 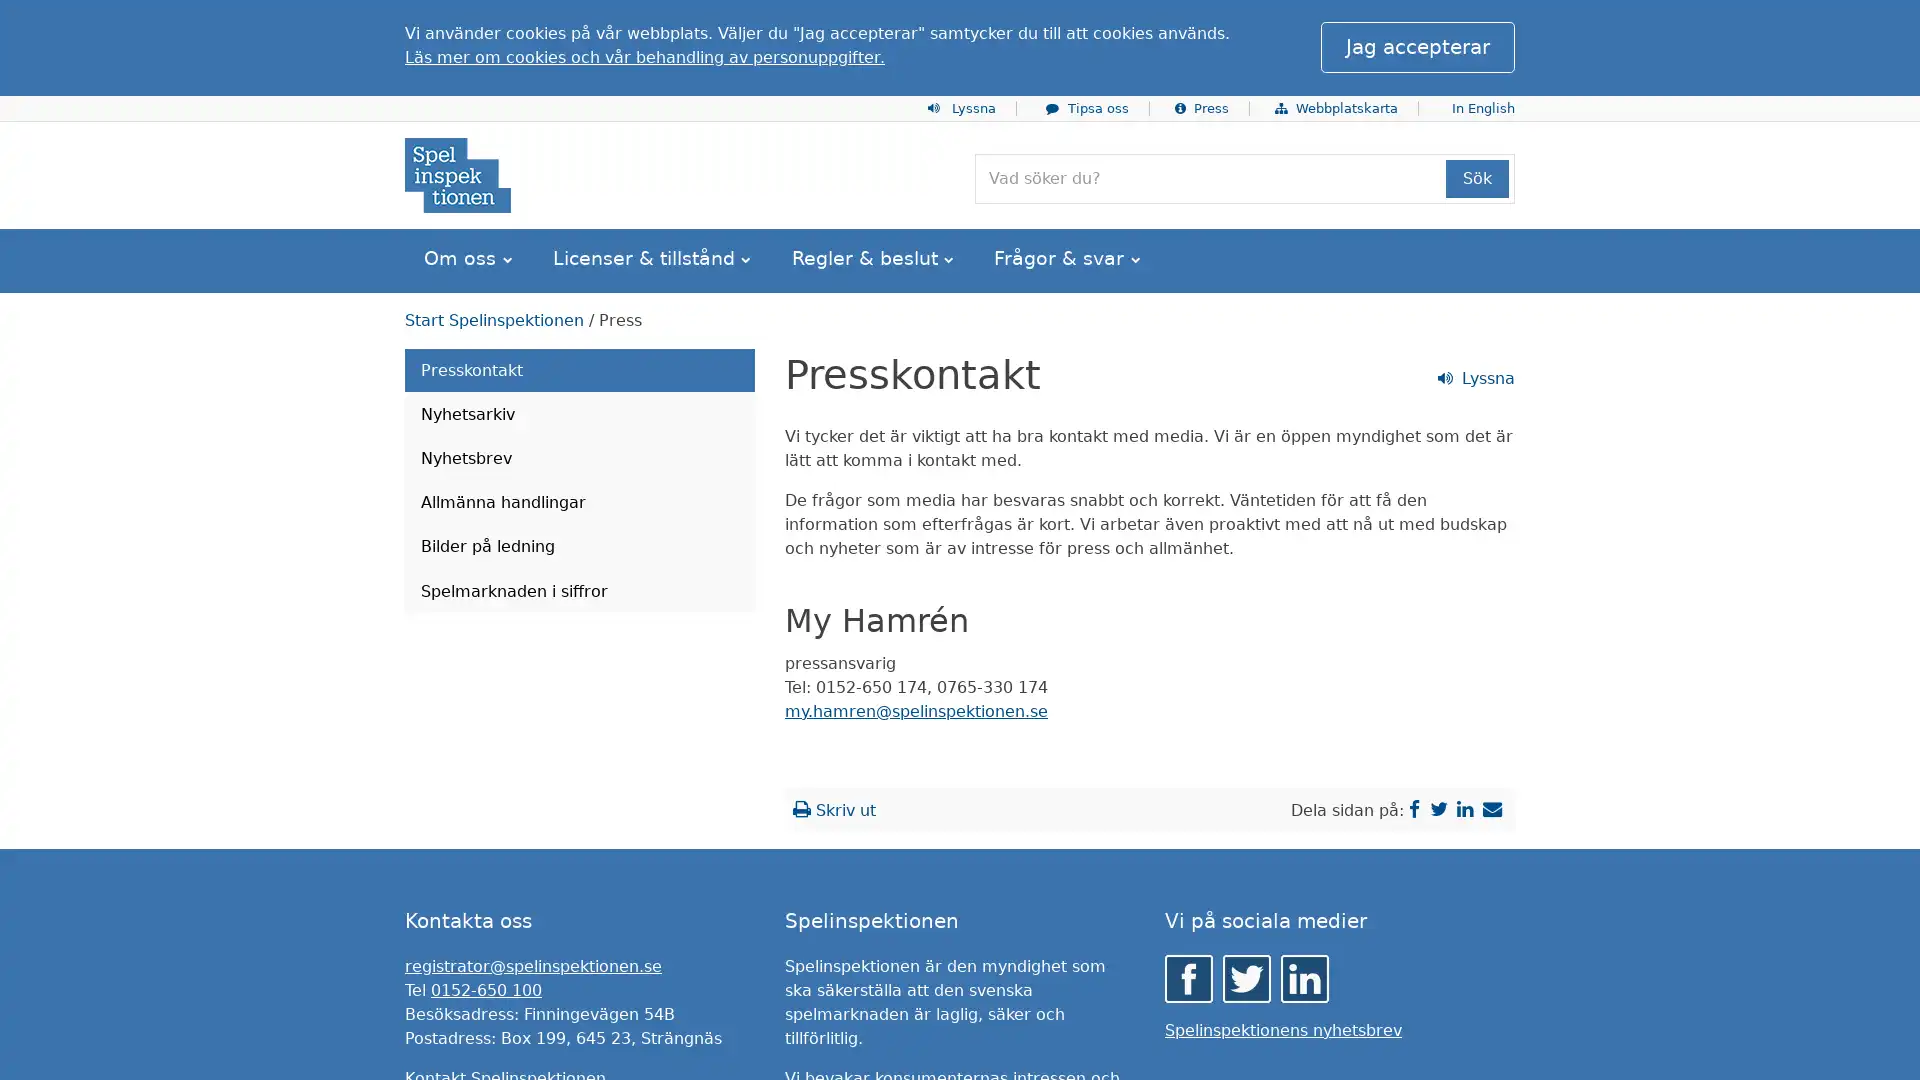 I want to click on webReaders meny, so click(x=420, y=373).